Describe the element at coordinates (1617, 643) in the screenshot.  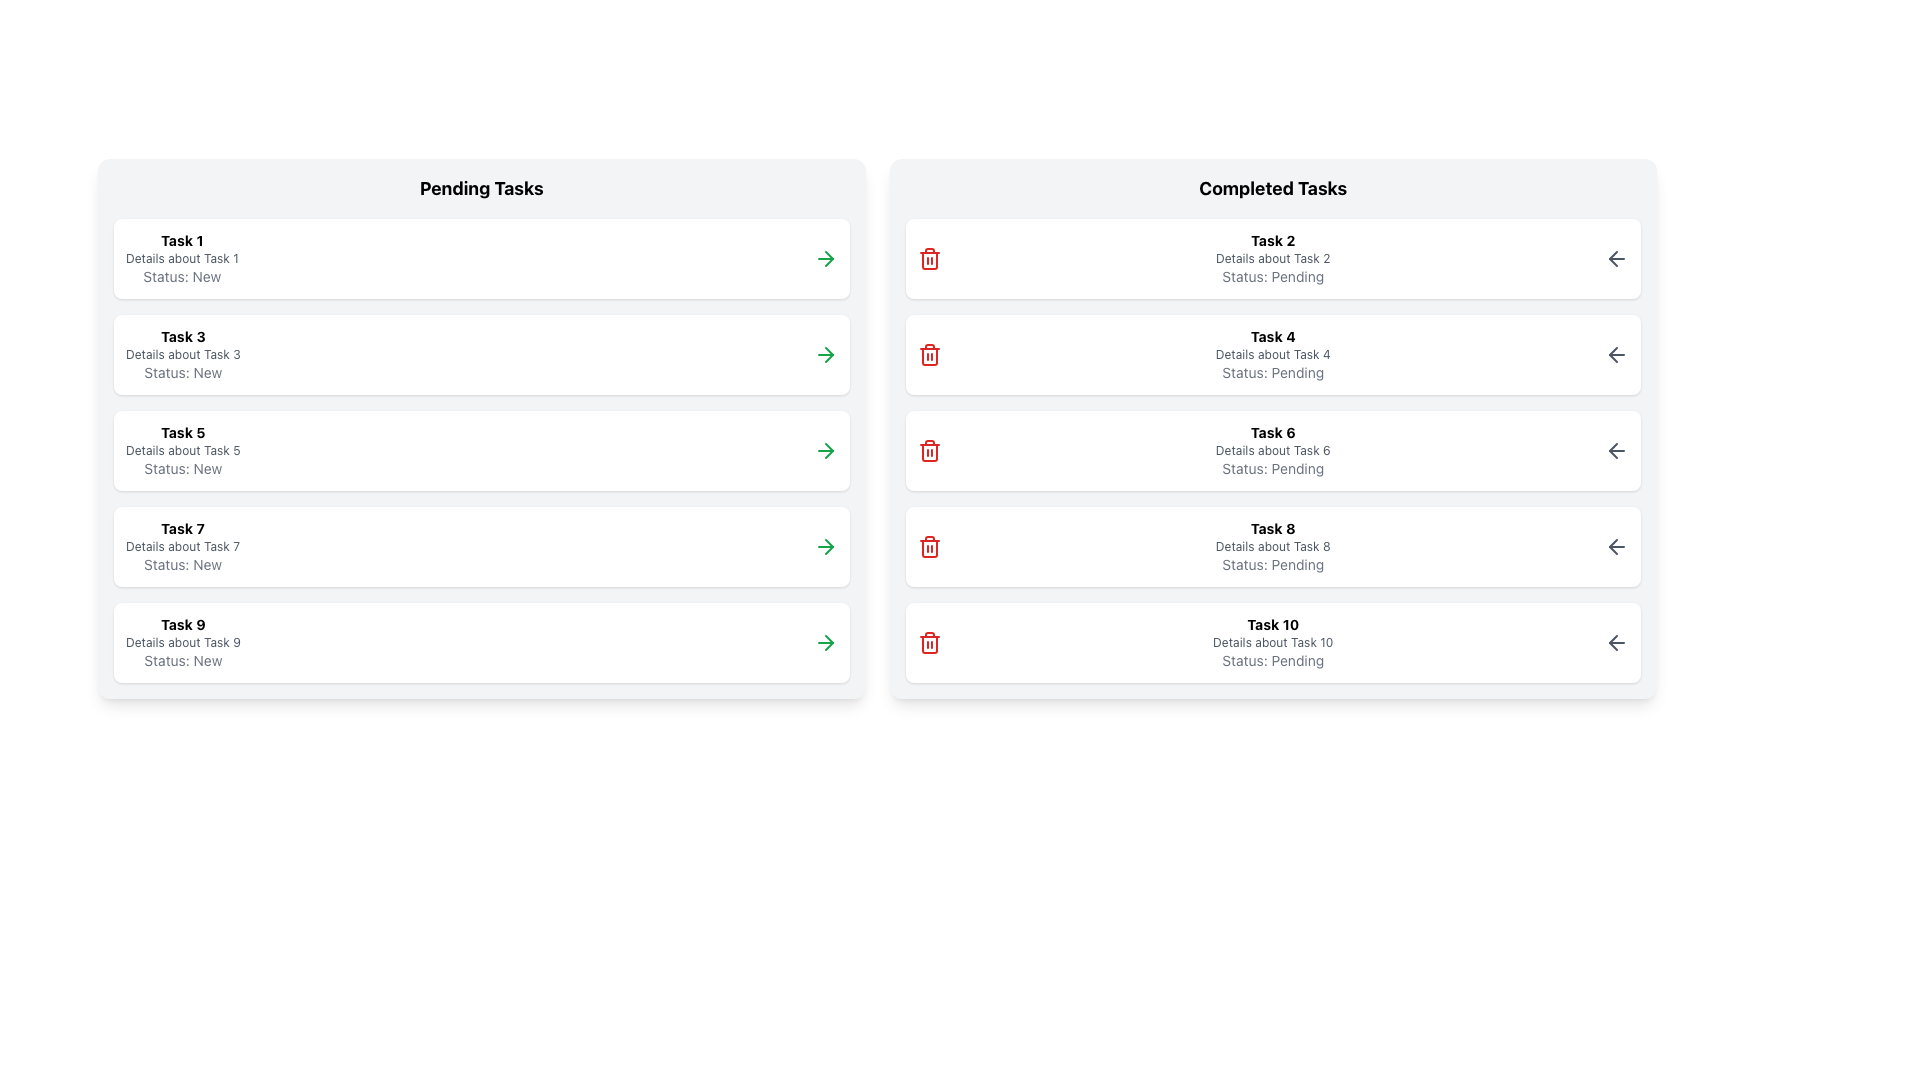
I see `the left arrow icon, which is the rightmost component of the 'Task 10' card in the 'Completed Tasks' section` at that location.